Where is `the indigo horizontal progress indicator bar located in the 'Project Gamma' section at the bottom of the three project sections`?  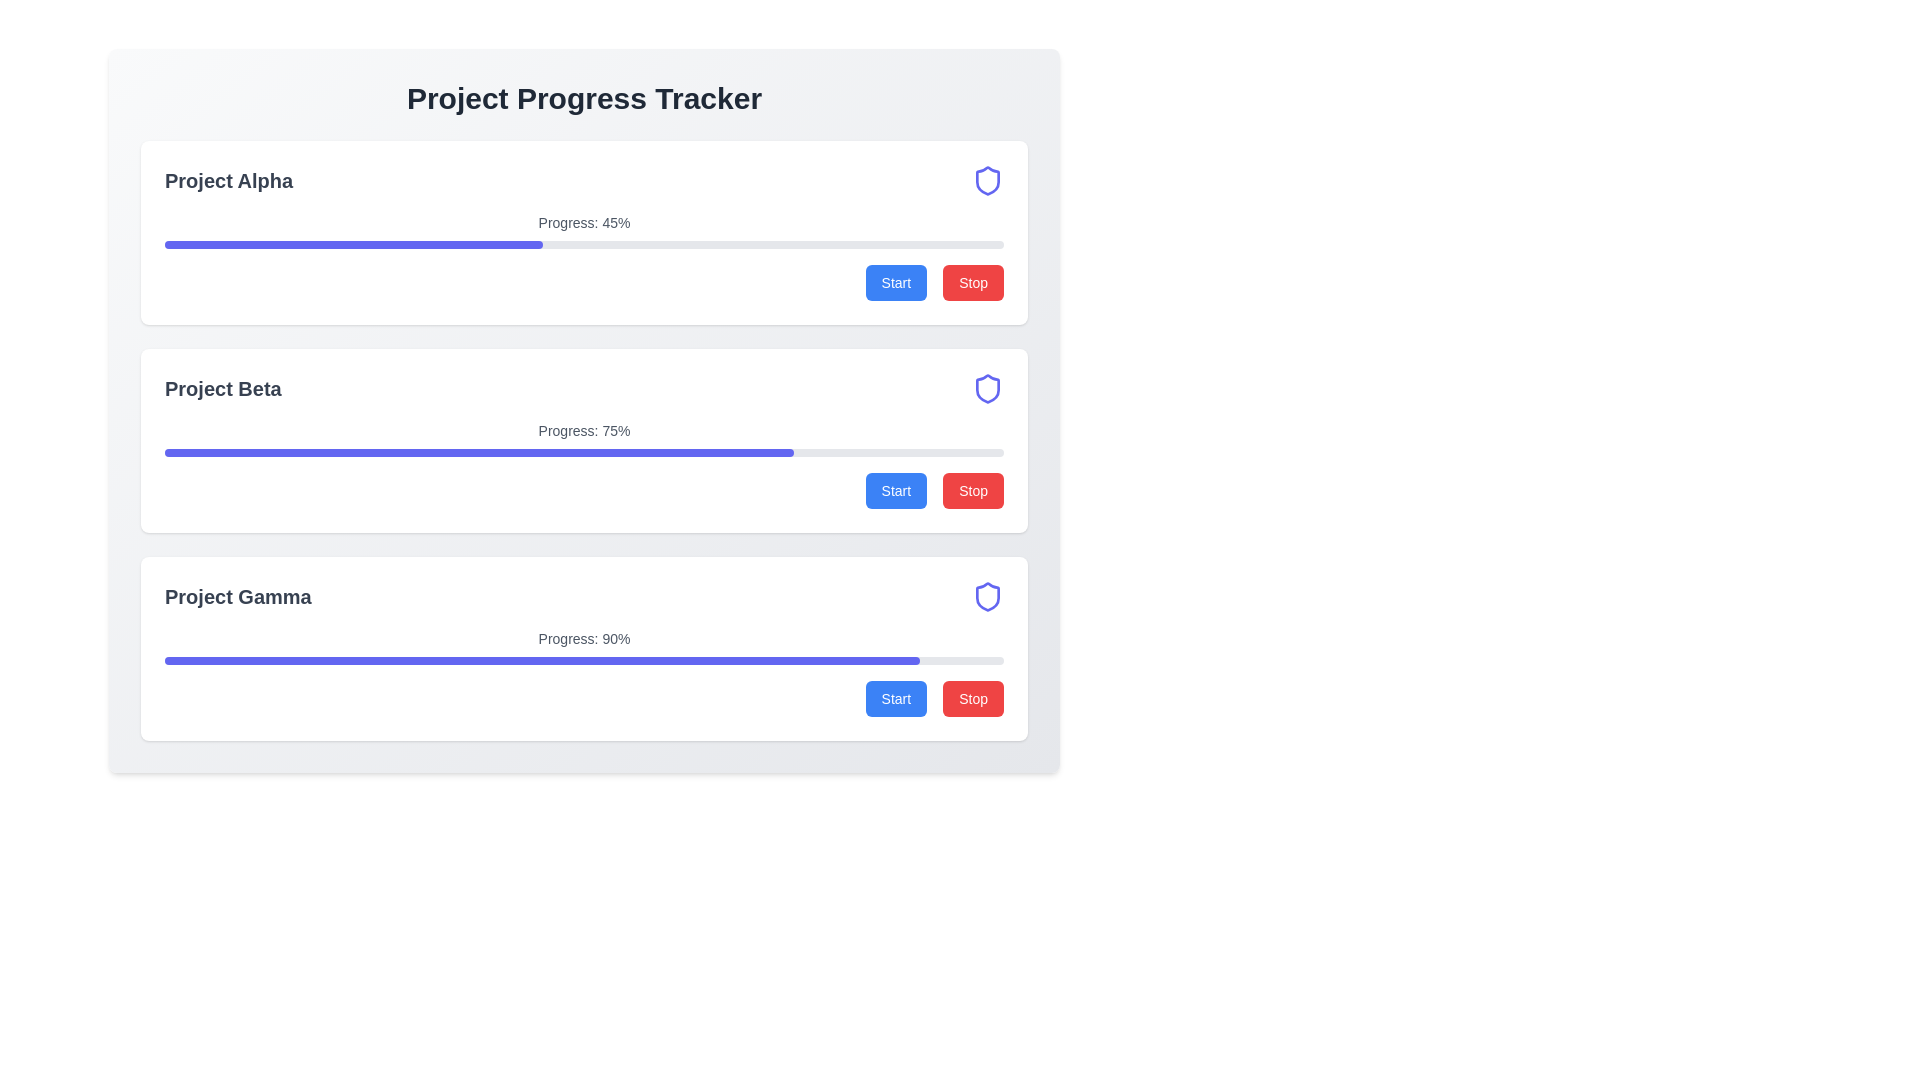 the indigo horizontal progress indicator bar located in the 'Project Gamma' section at the bottom of the three project sections is located at coordinates (542, 660).